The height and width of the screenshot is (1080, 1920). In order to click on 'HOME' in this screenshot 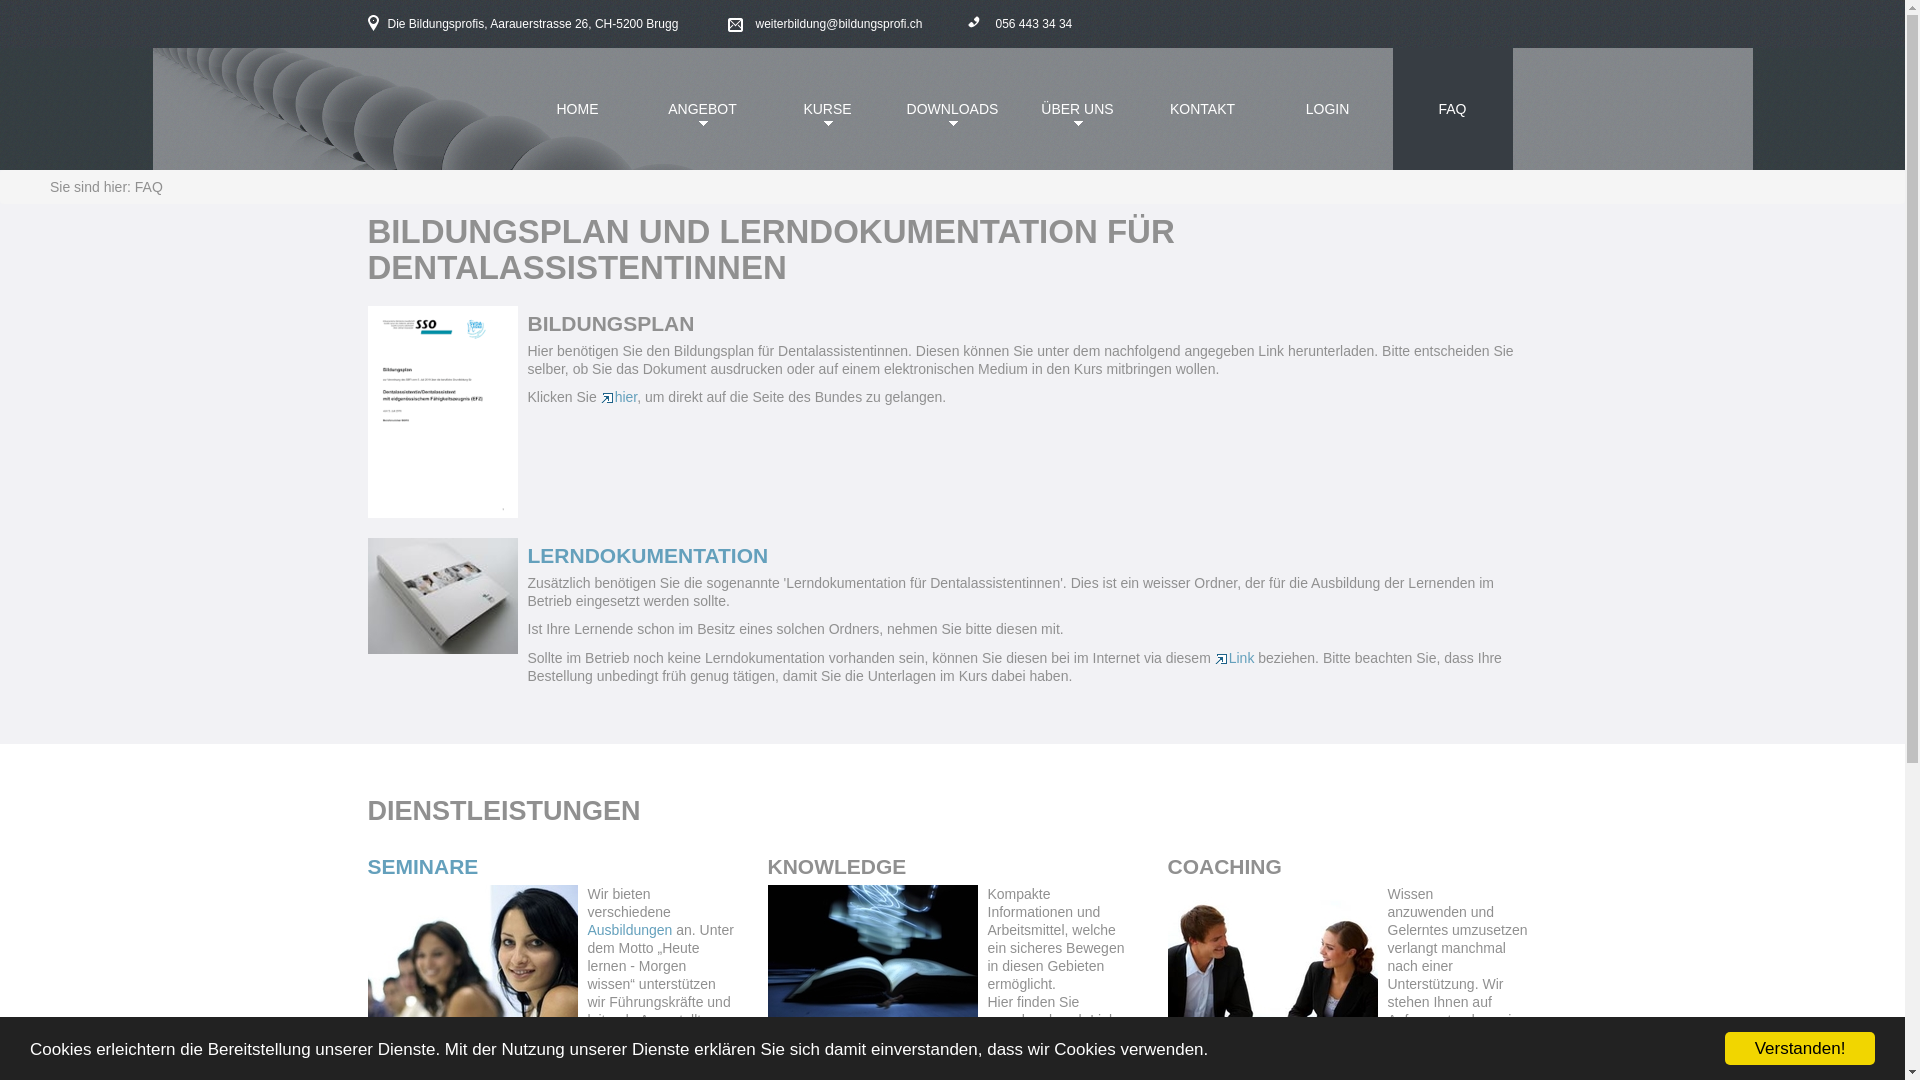, I will do `click(518, 108)`.